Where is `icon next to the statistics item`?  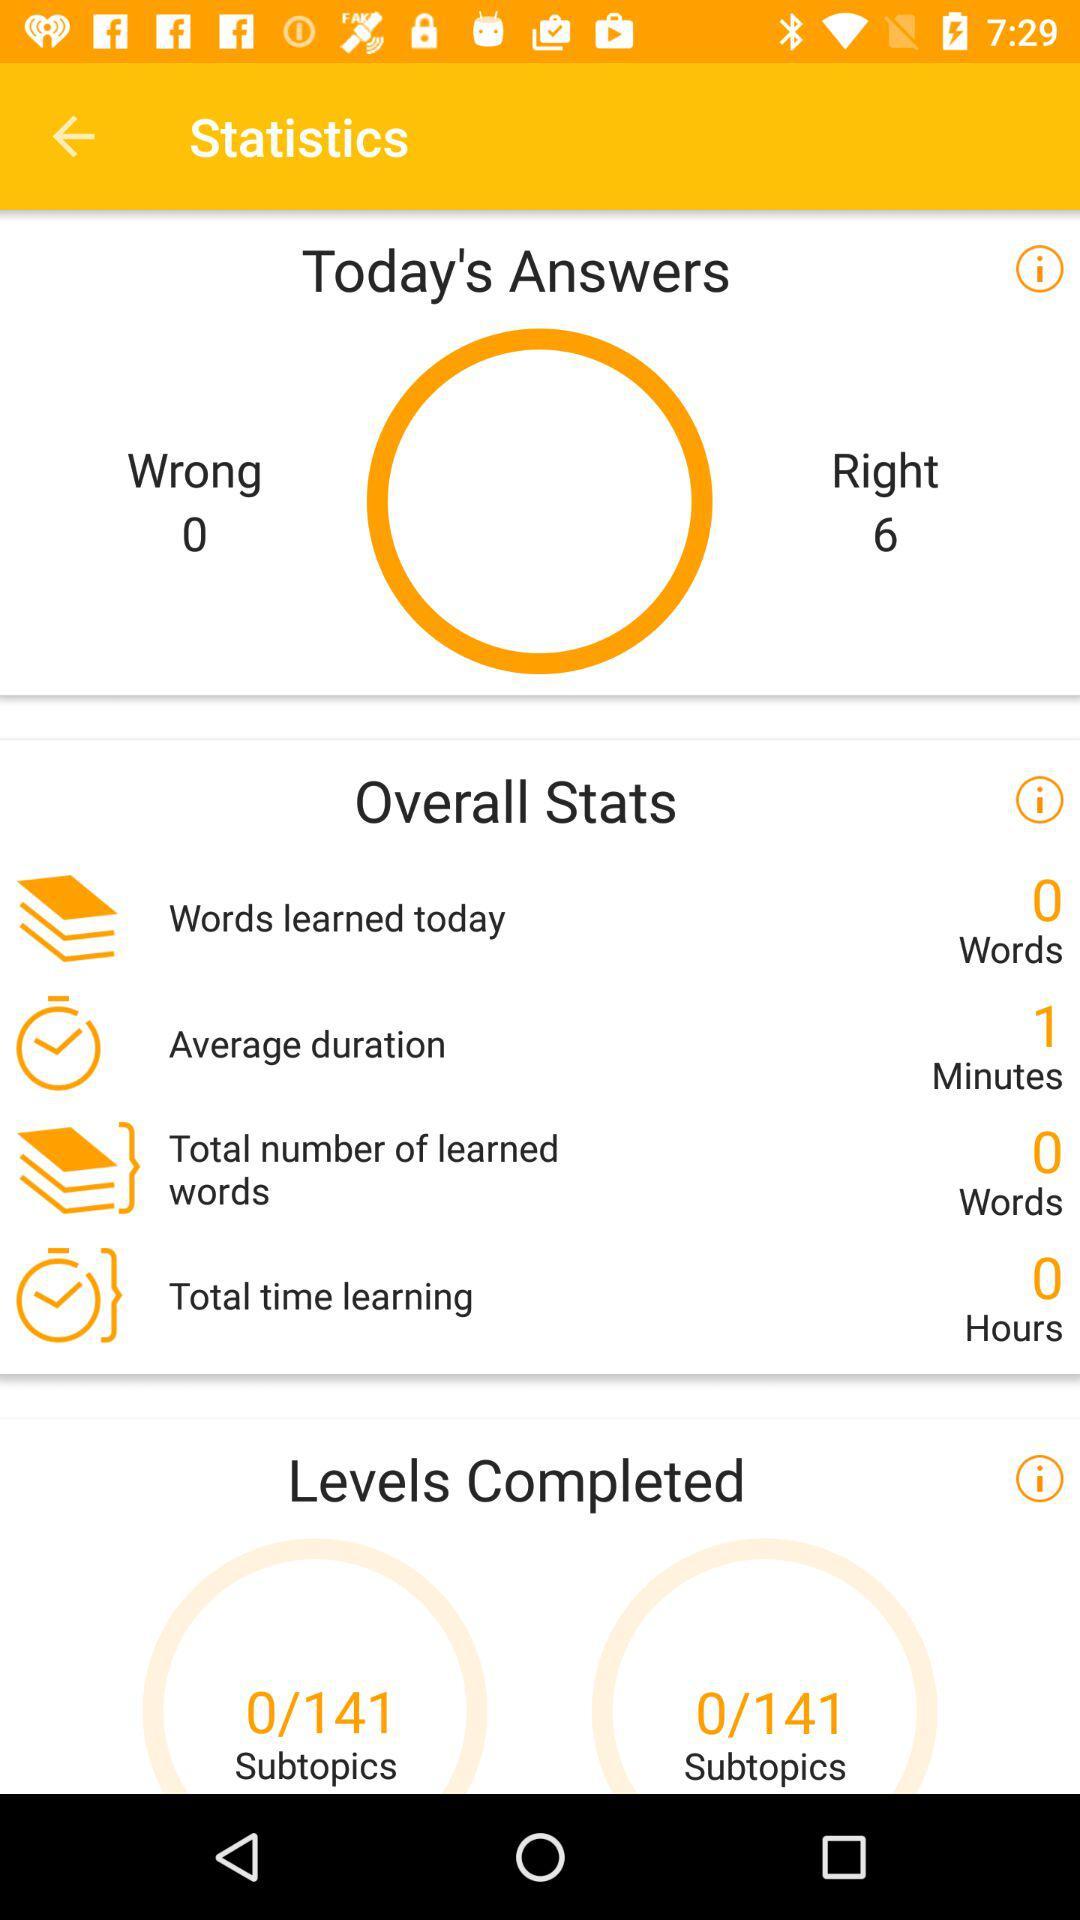 icon next to the statistics item is located at coordinates (72, 135).